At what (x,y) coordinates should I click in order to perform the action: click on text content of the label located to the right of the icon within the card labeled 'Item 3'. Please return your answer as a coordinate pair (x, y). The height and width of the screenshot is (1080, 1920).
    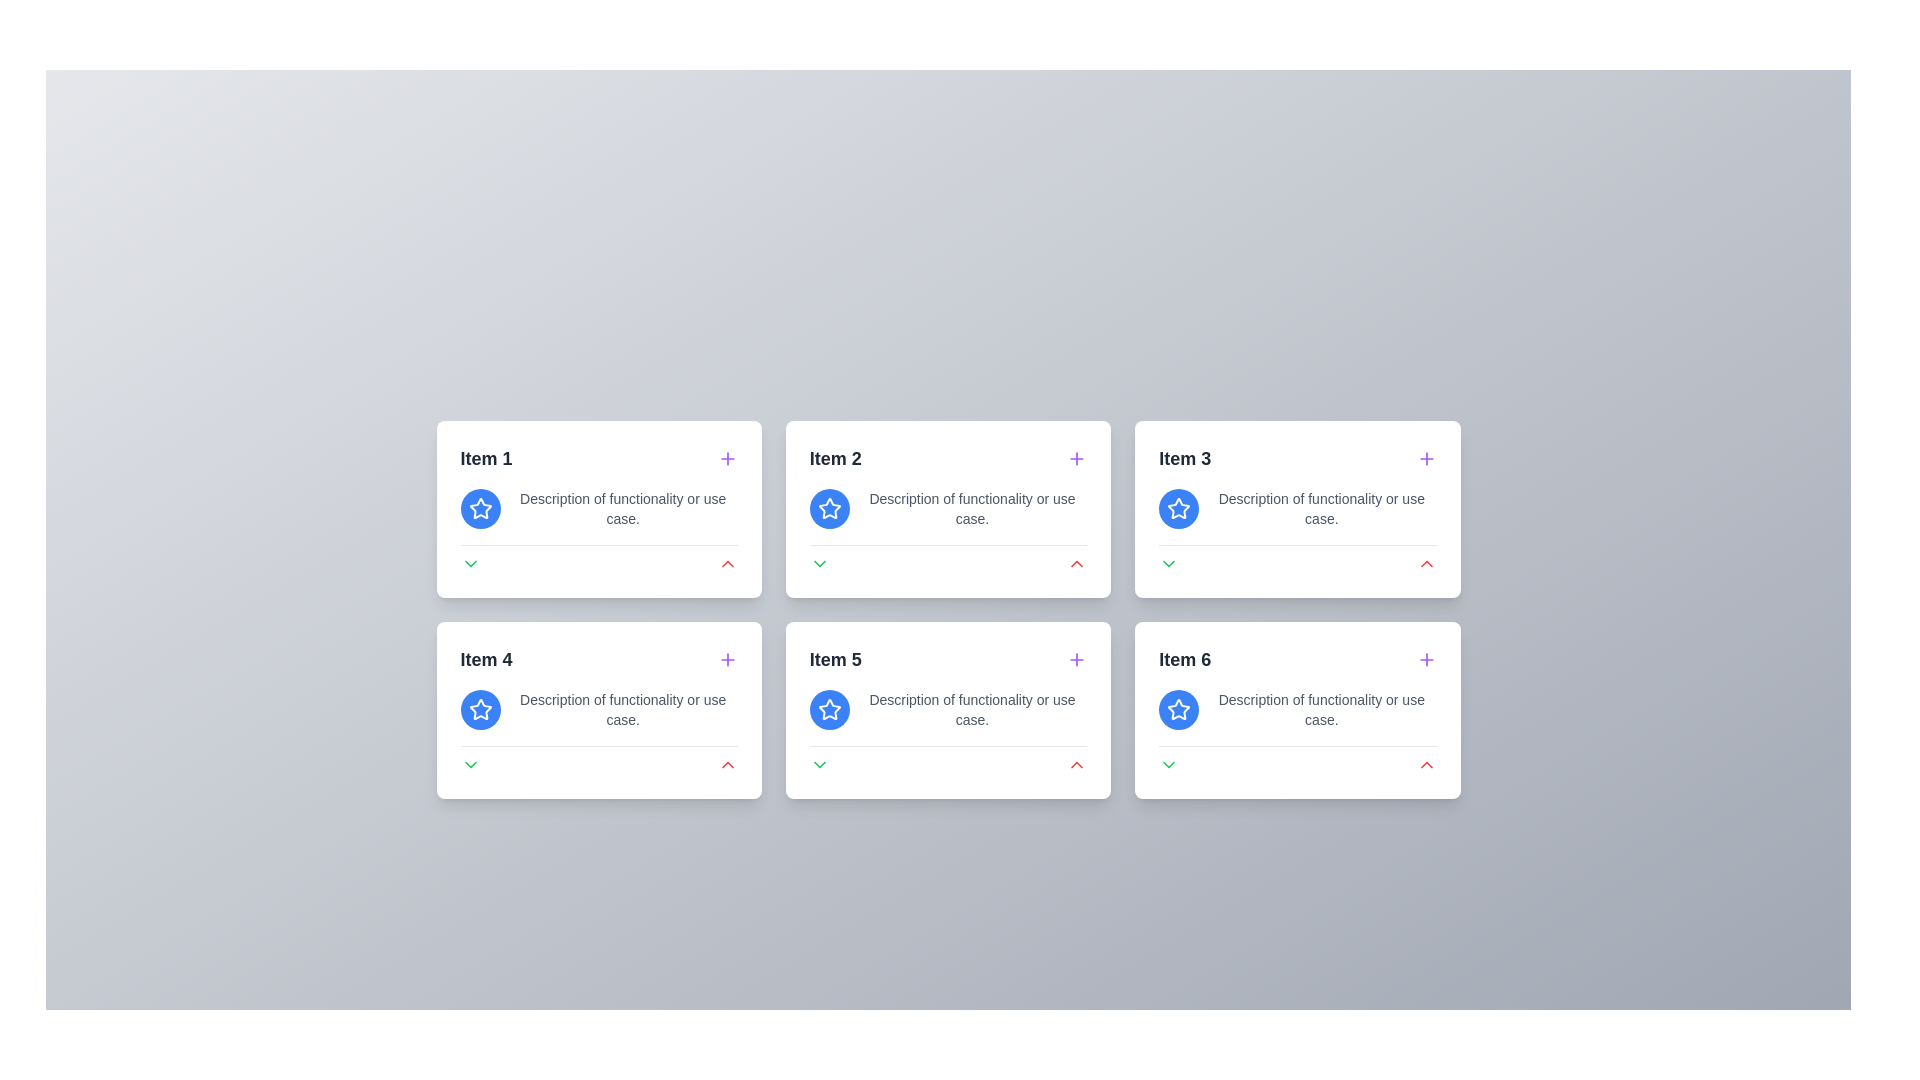
    Looking at the image, I should click on (1321, 508).